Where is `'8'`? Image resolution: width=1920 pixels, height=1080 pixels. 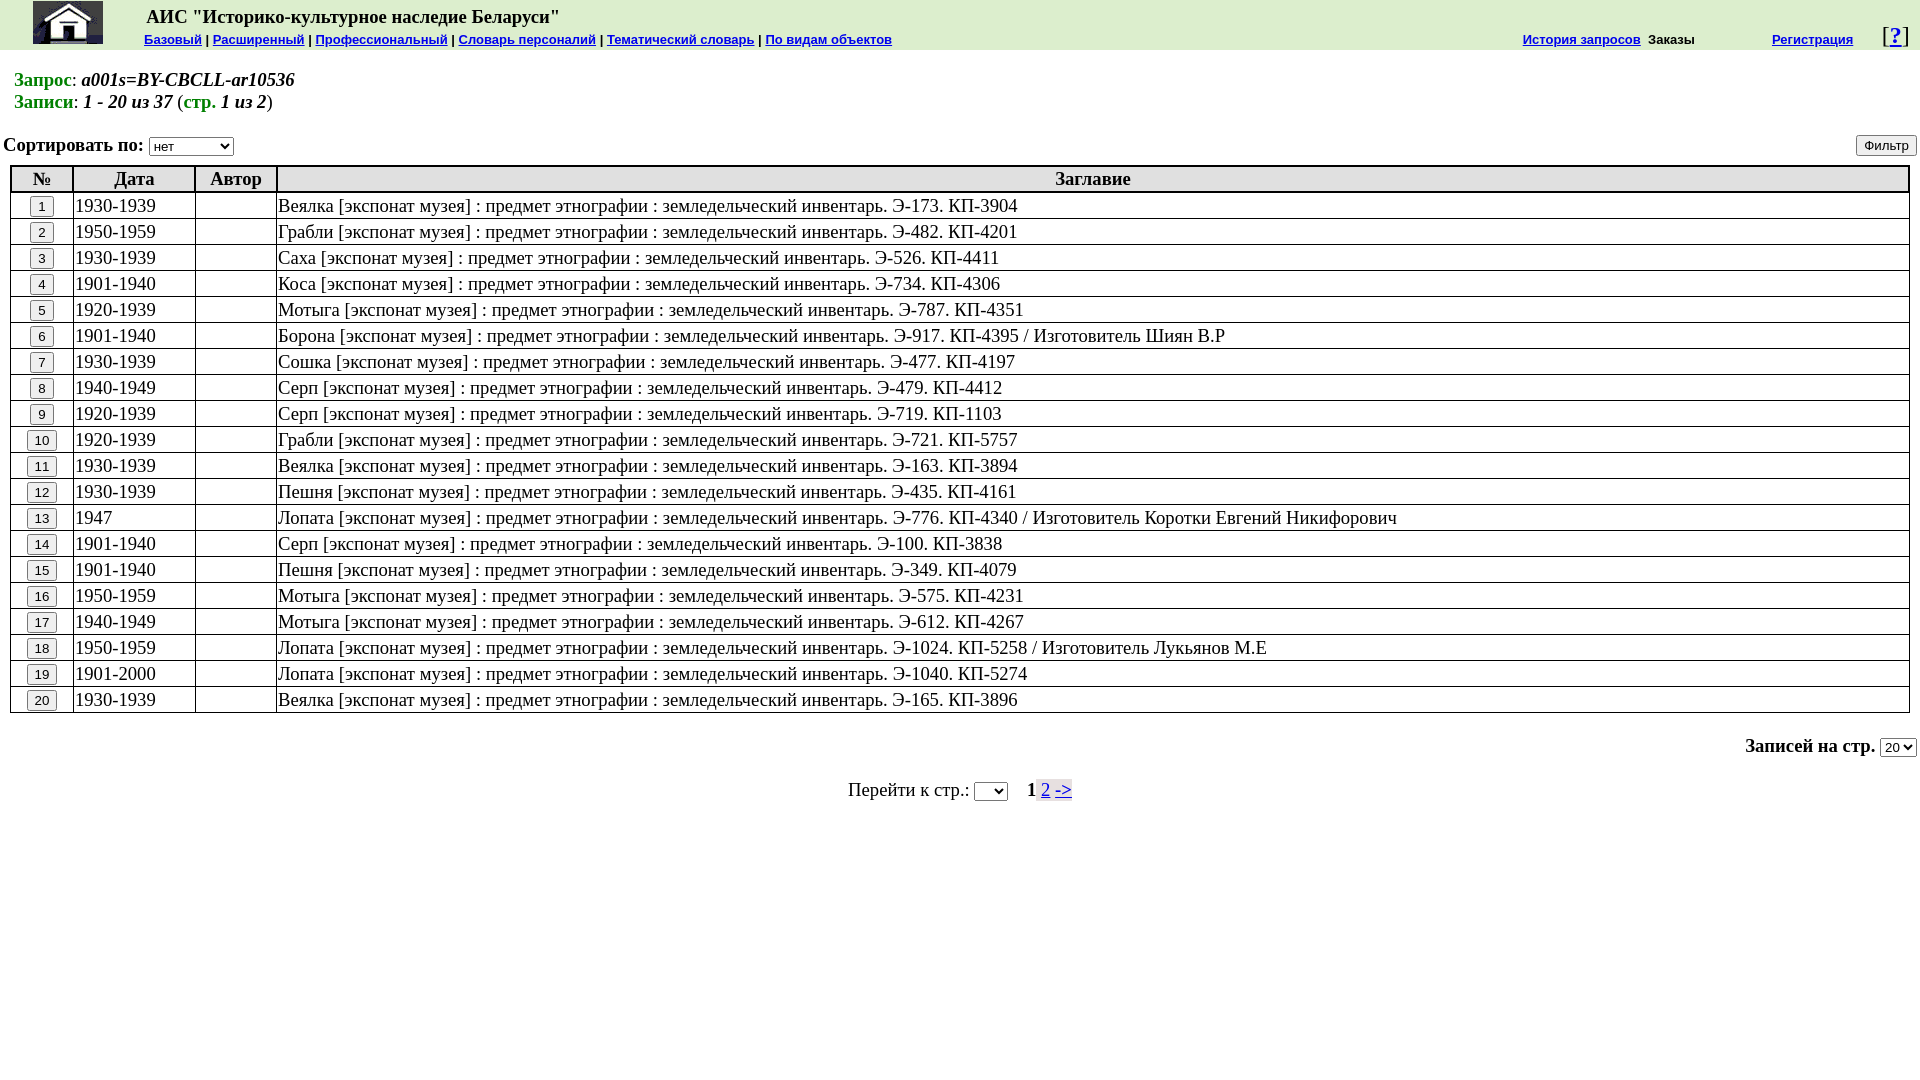 '8' is located at coordinates (29, 388).